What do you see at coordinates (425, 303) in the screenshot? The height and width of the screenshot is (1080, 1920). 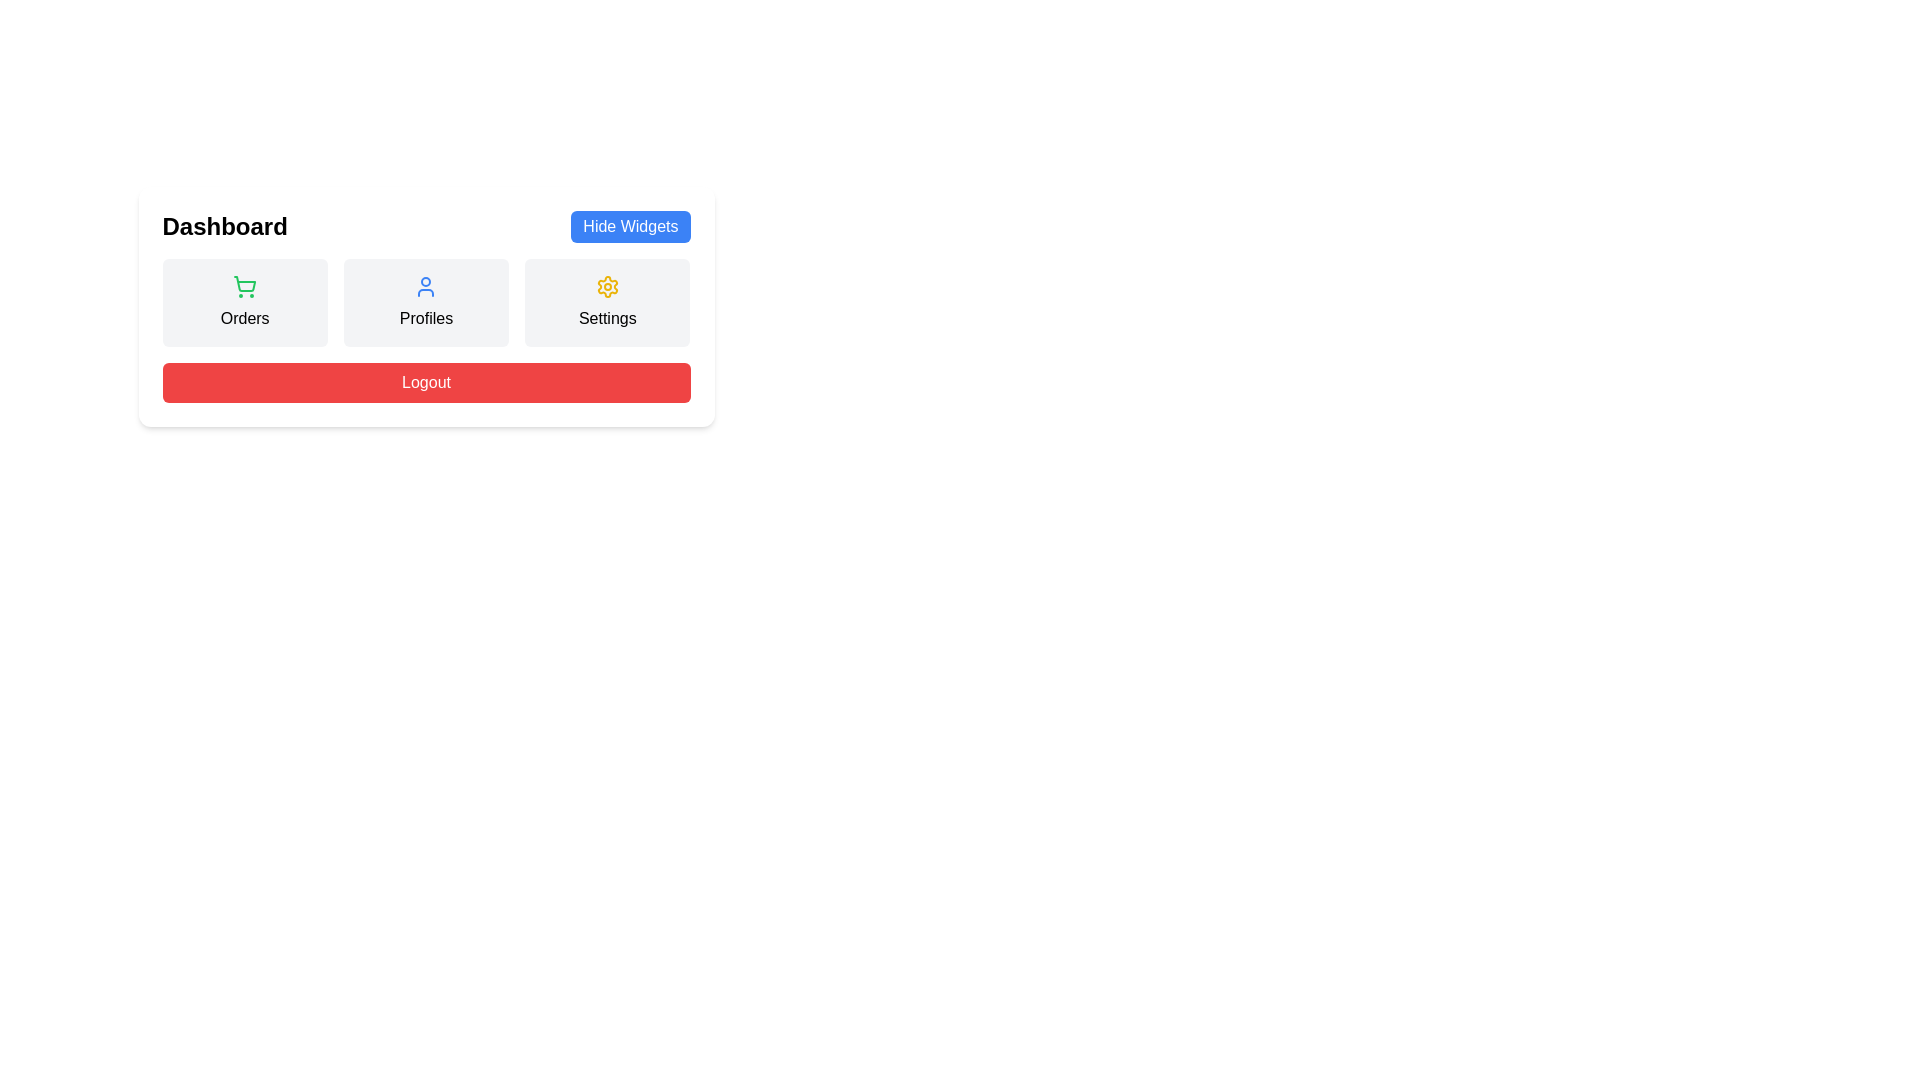 I see `the icons for the 'Orders,' 'Profiles,' and 'Settings' buttons in the group of buttons or navigational links` at bounding box center [425, 303].